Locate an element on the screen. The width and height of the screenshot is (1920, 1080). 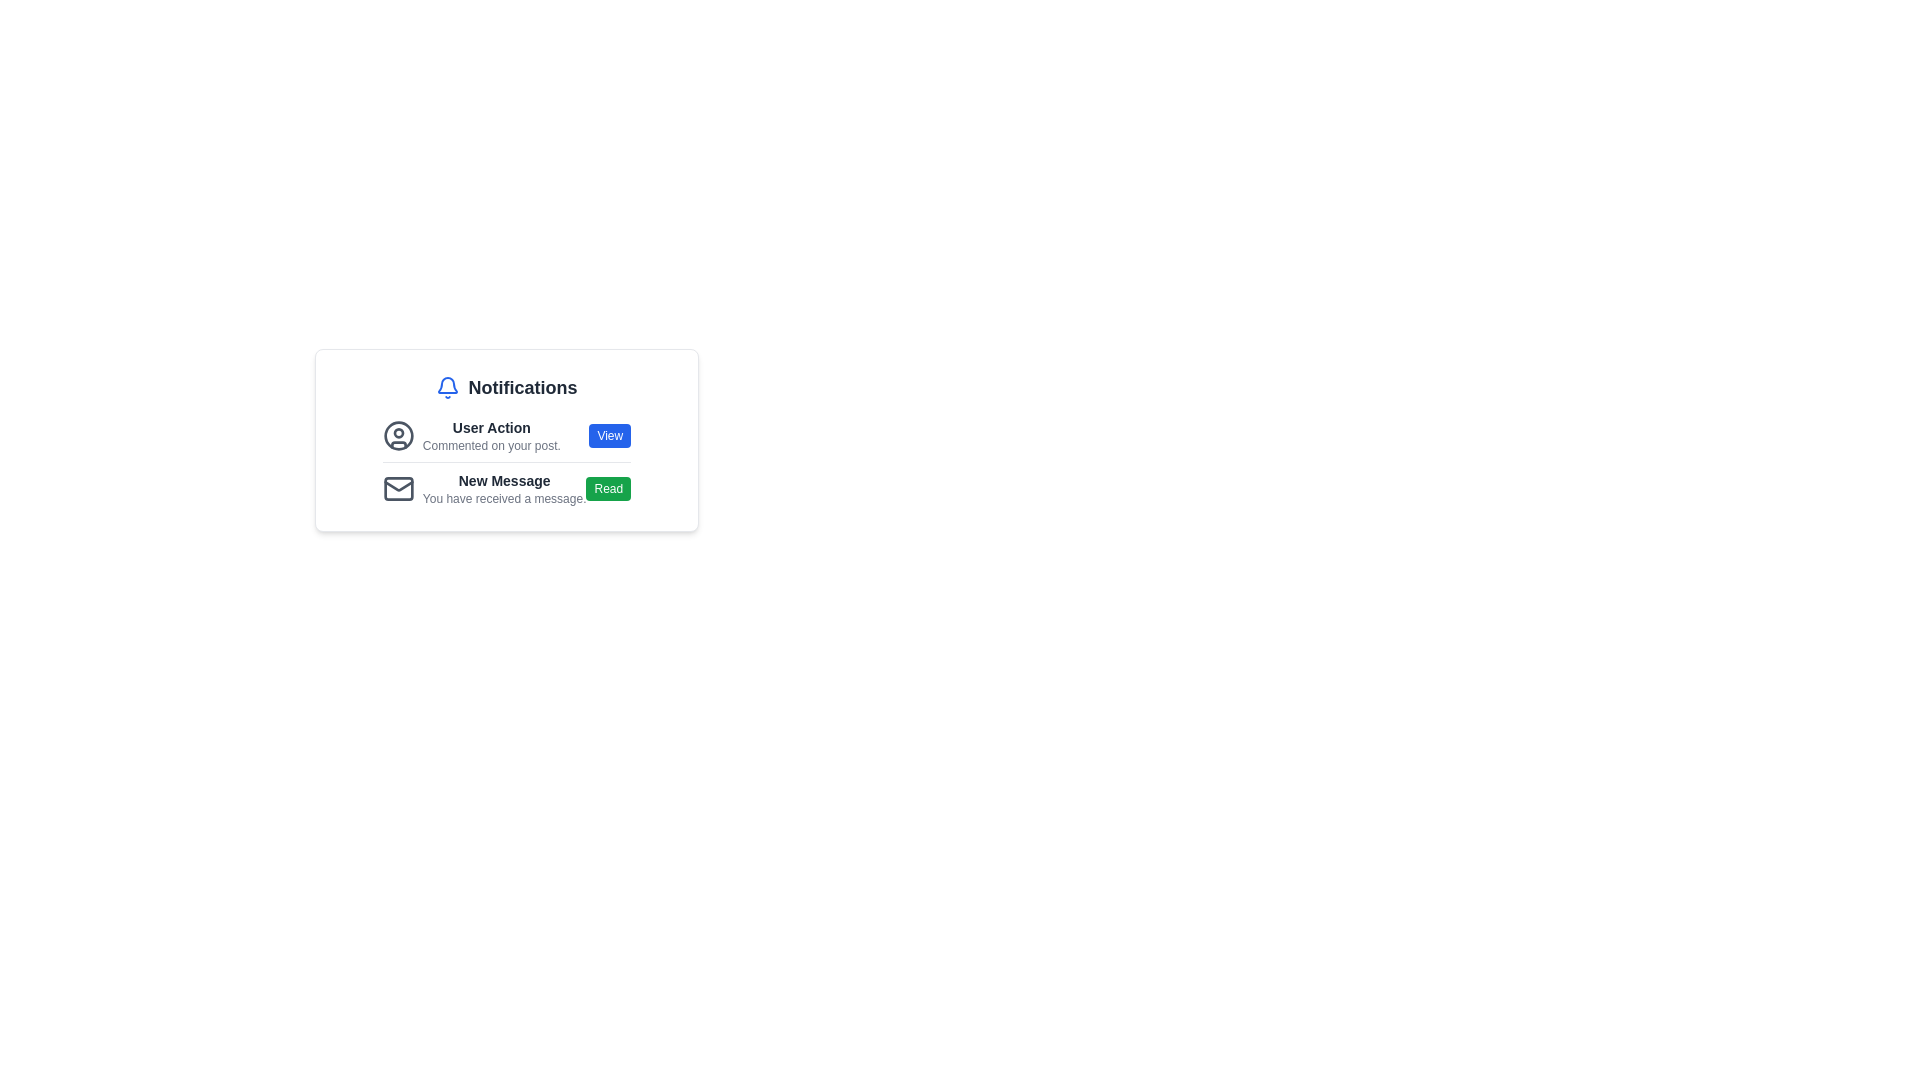
the 'Read' action button in the Notification card that informs the user of a new message, located in the bottom half of the notification box is located at coordinates (507, 488).